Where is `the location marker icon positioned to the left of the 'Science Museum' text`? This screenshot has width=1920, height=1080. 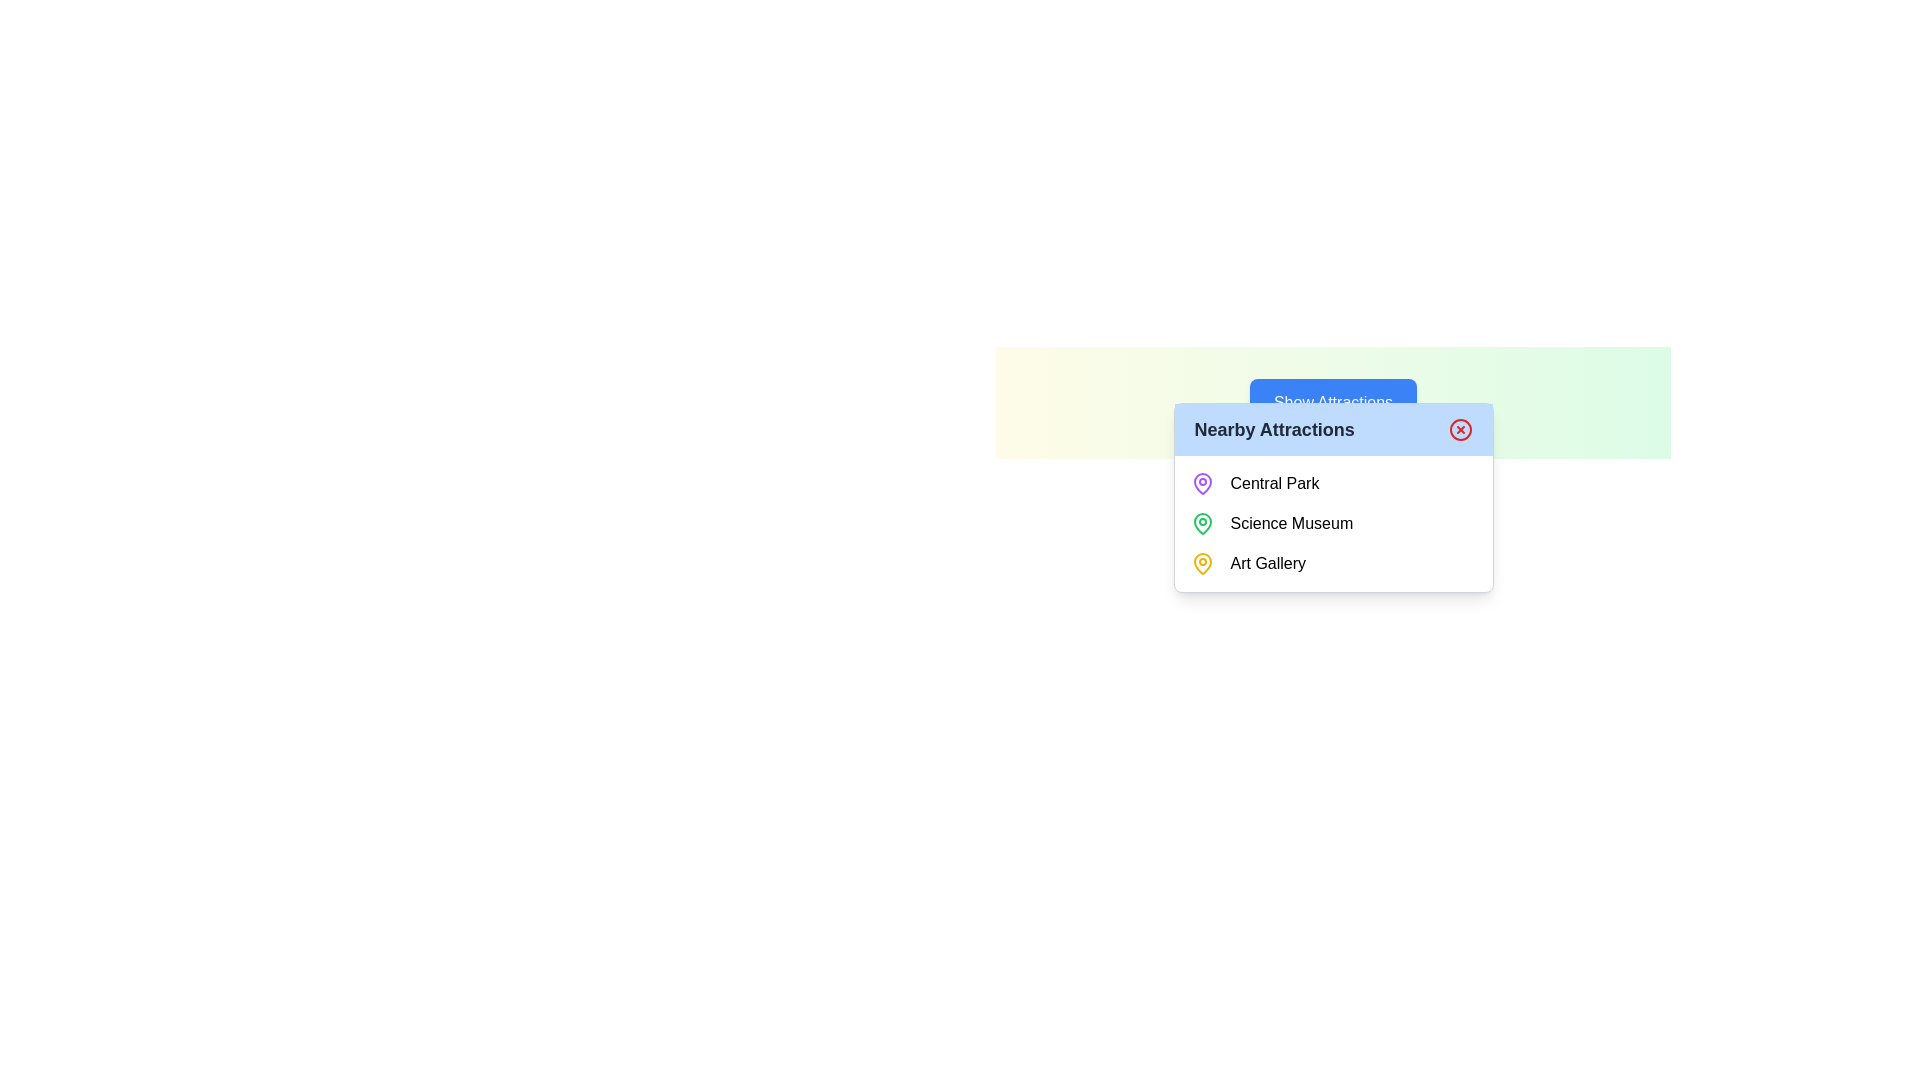 the location marker icon positioned to the left of the 'Science Museum' text is located at coordinates (1201, 523).